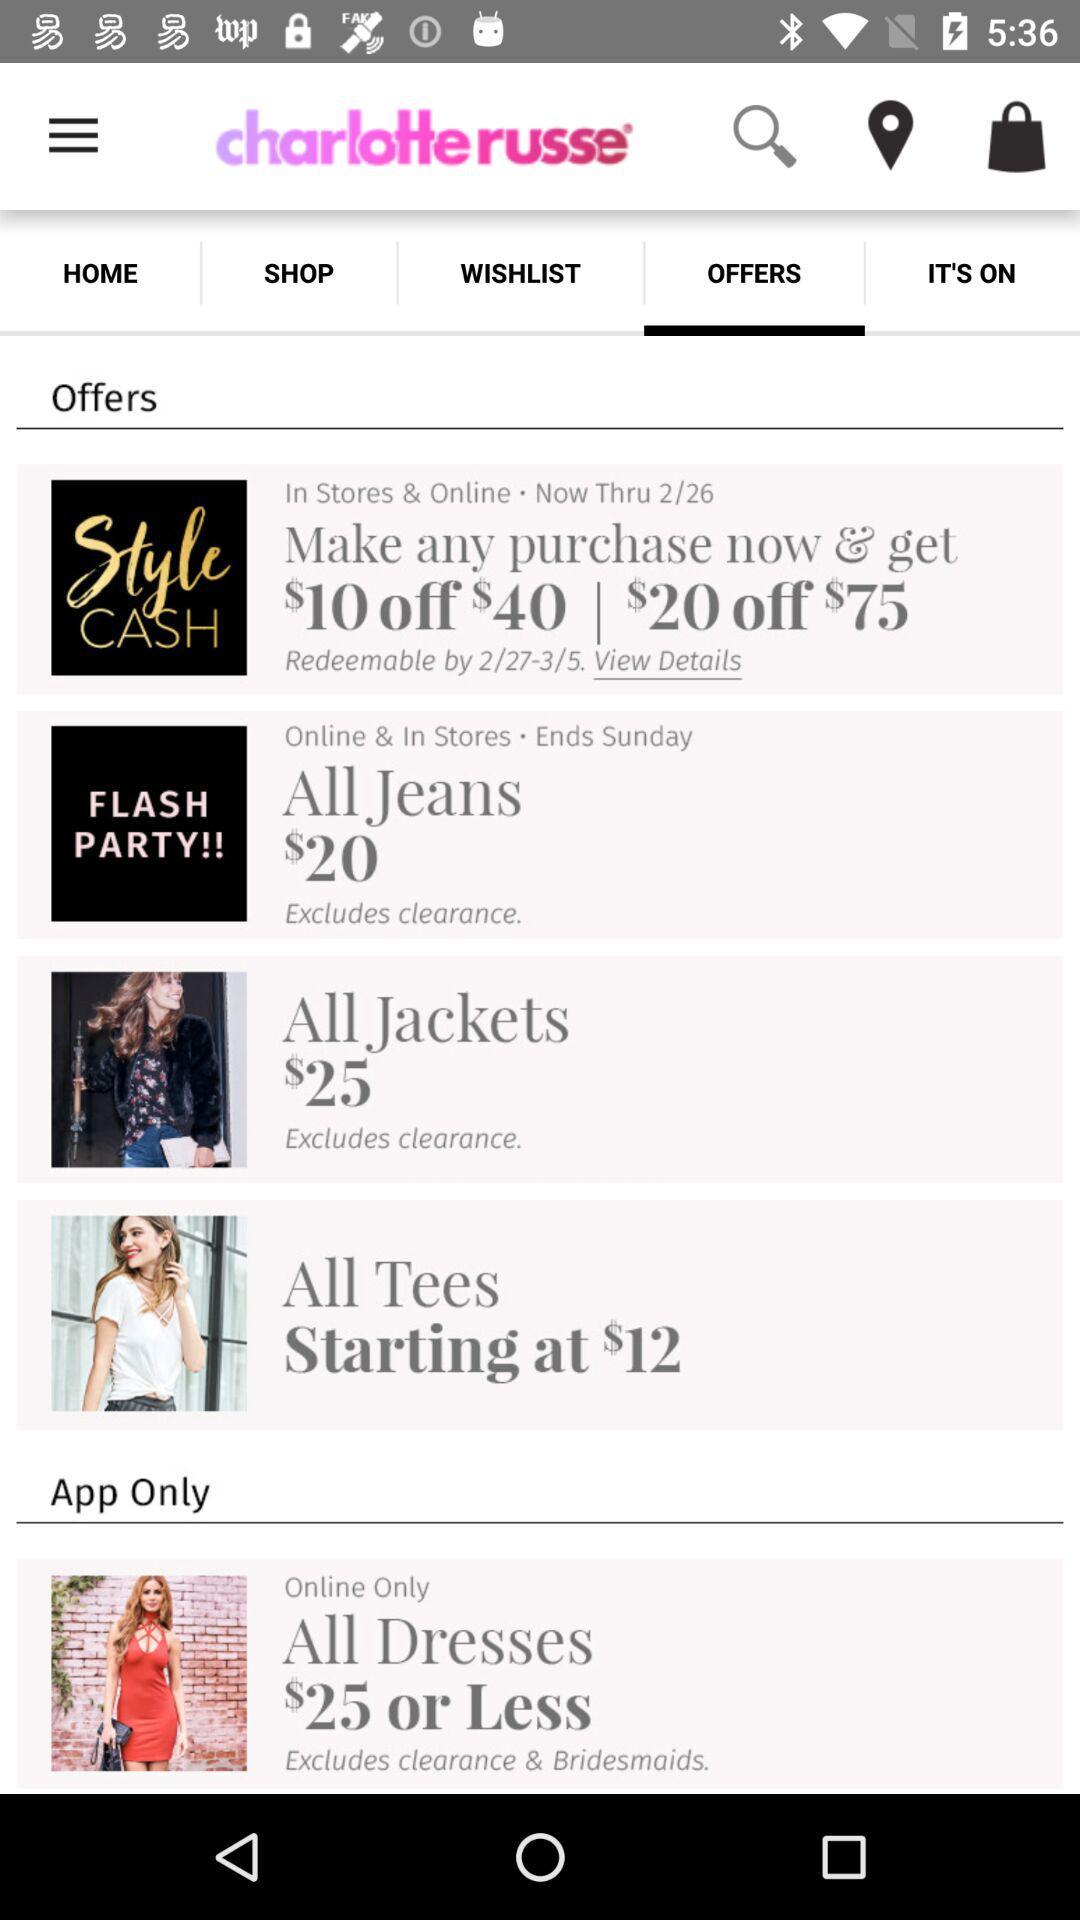 The width and height of the screenshot is (1080, 1920). Describe the element at coordinates (519, 272) in the screenshot. I see `icon to the left of the offers item` at that location.